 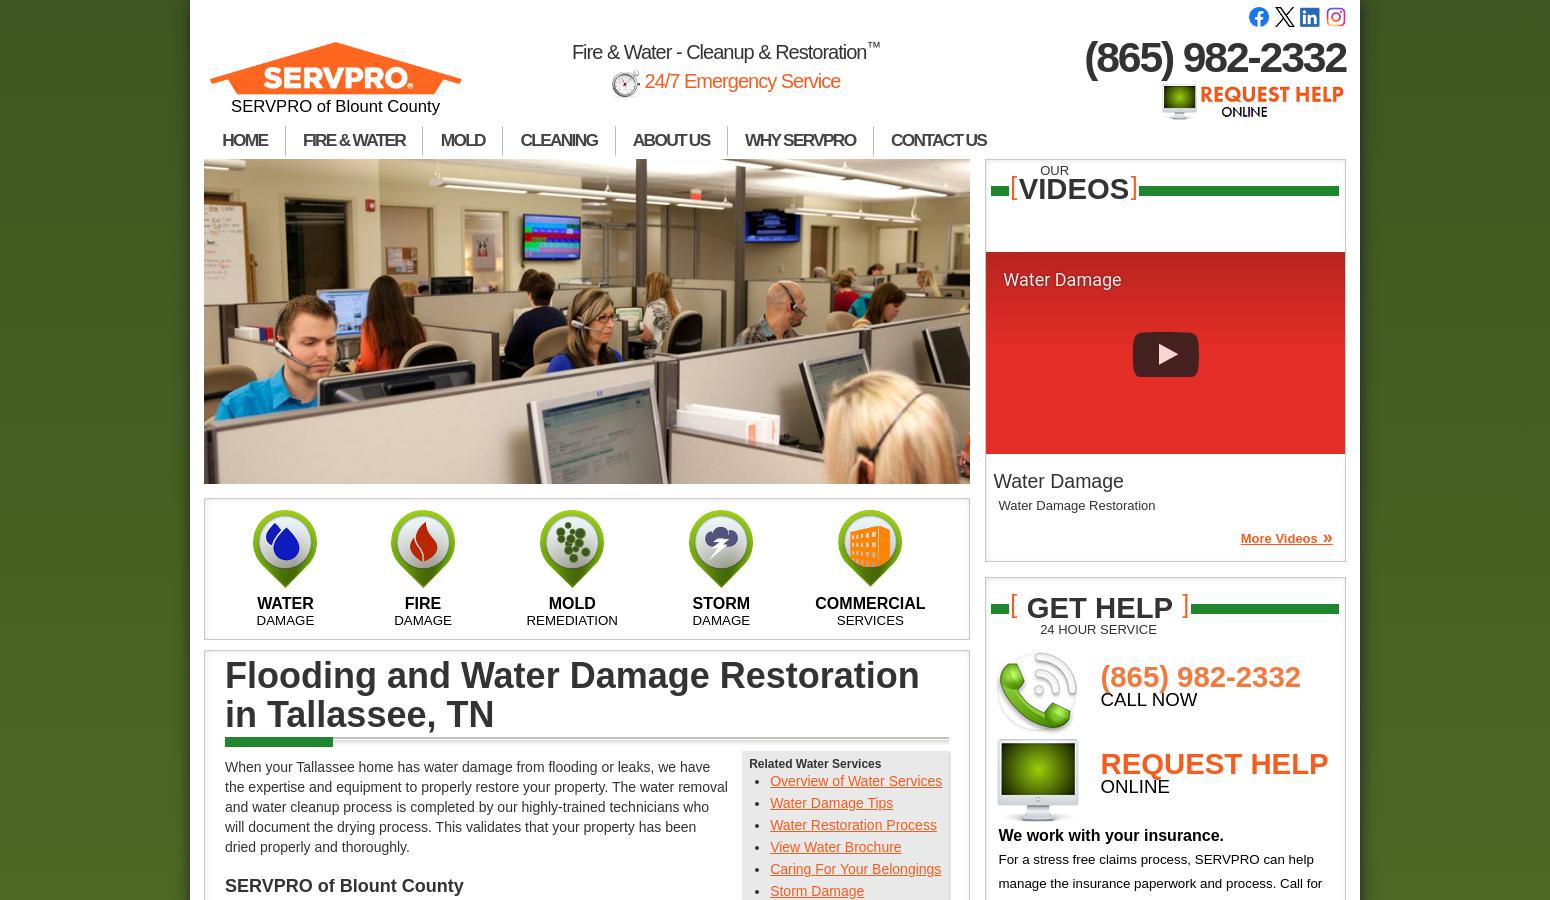 I want to click on 'ABOUT US', so click(x=630, y=140).